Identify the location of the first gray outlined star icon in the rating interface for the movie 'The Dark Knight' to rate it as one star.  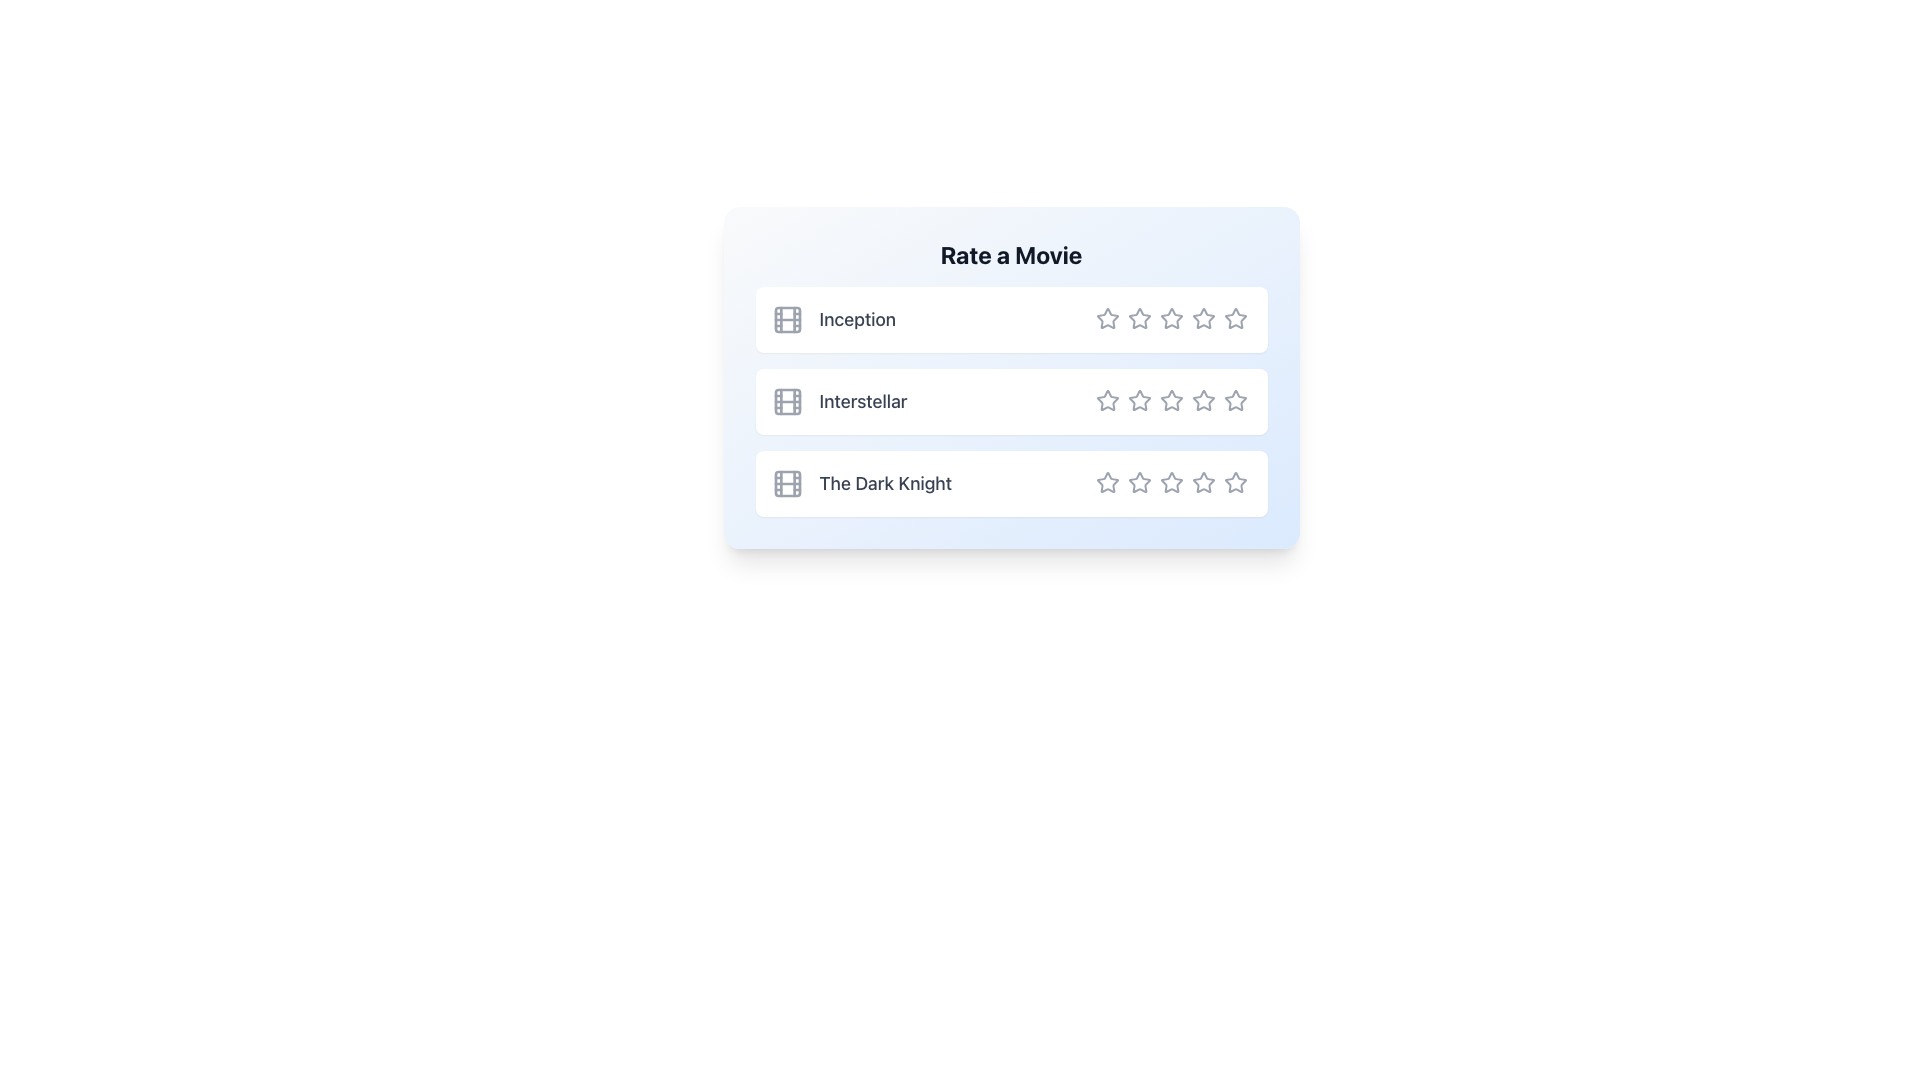
(1138, 482).